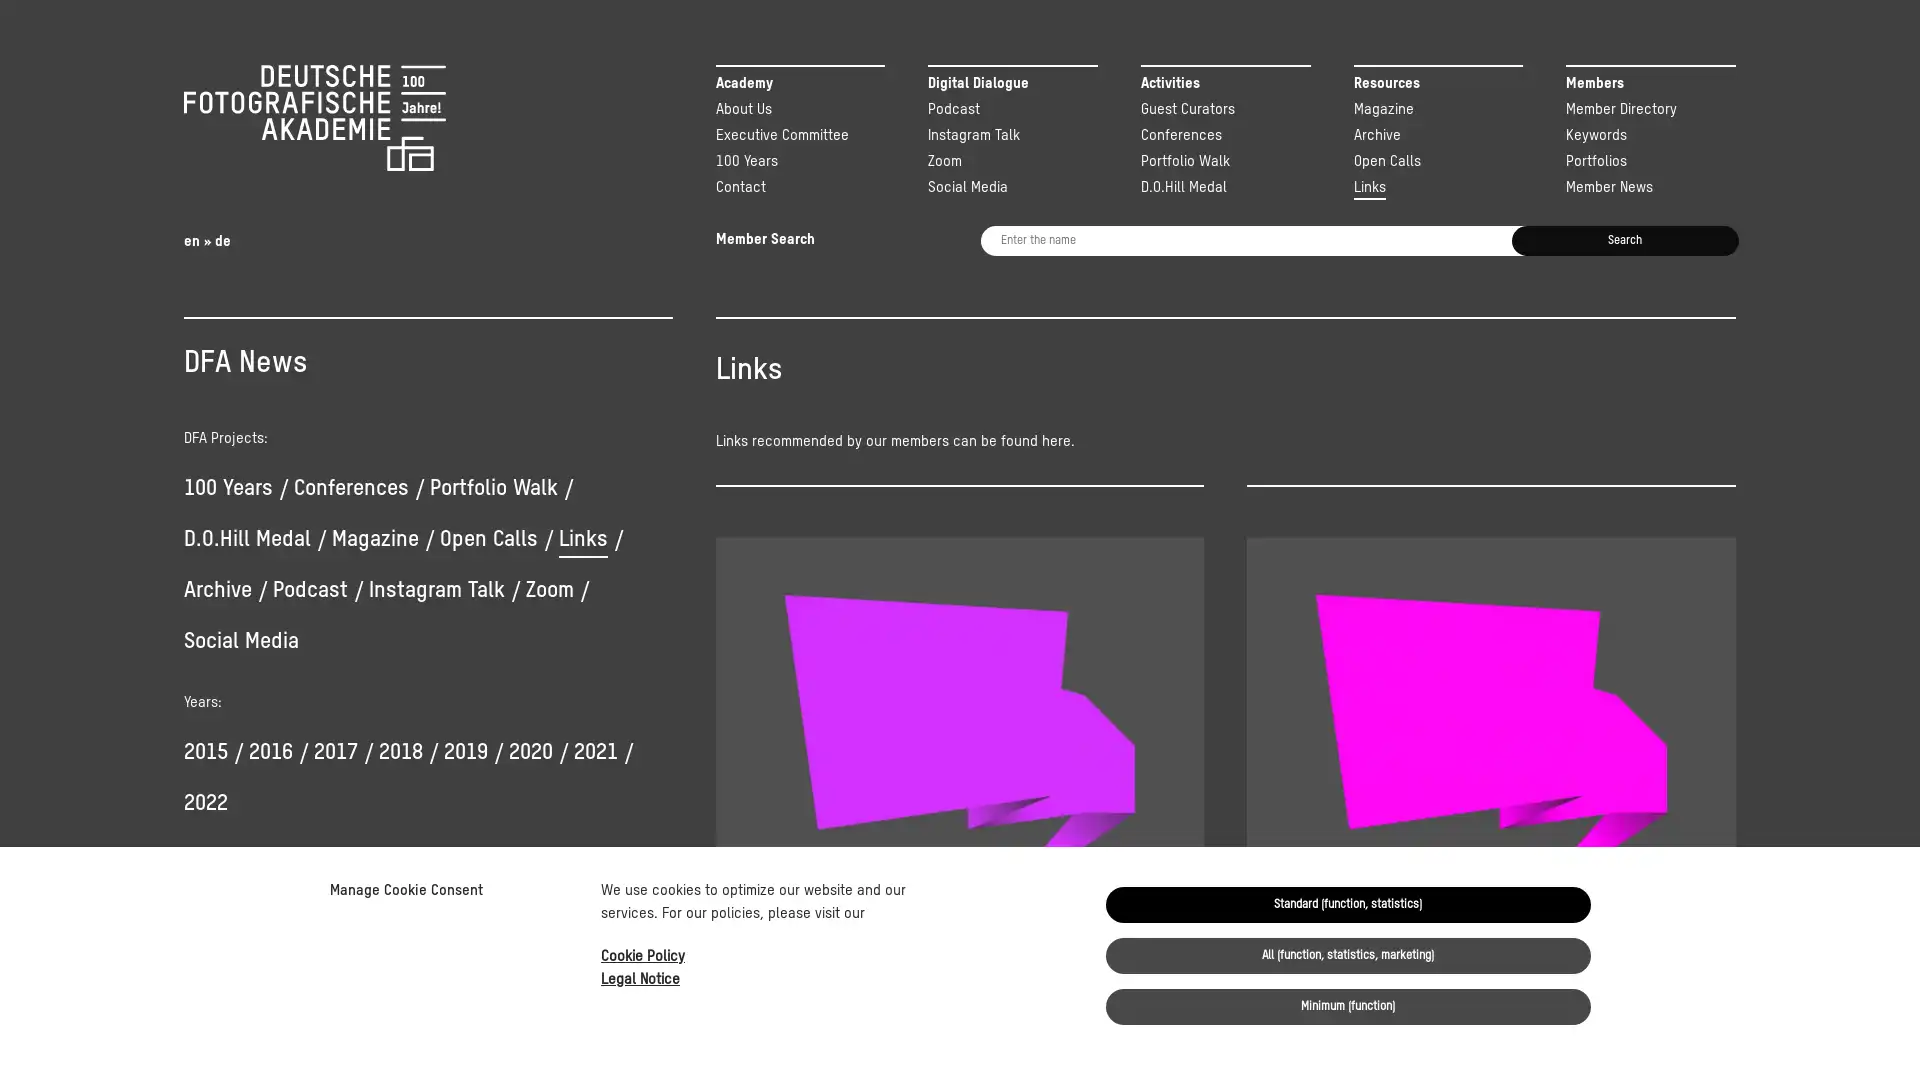  Describe the element at coordinates (351, 489) in the screenshot. I see `Conferences` at that location.